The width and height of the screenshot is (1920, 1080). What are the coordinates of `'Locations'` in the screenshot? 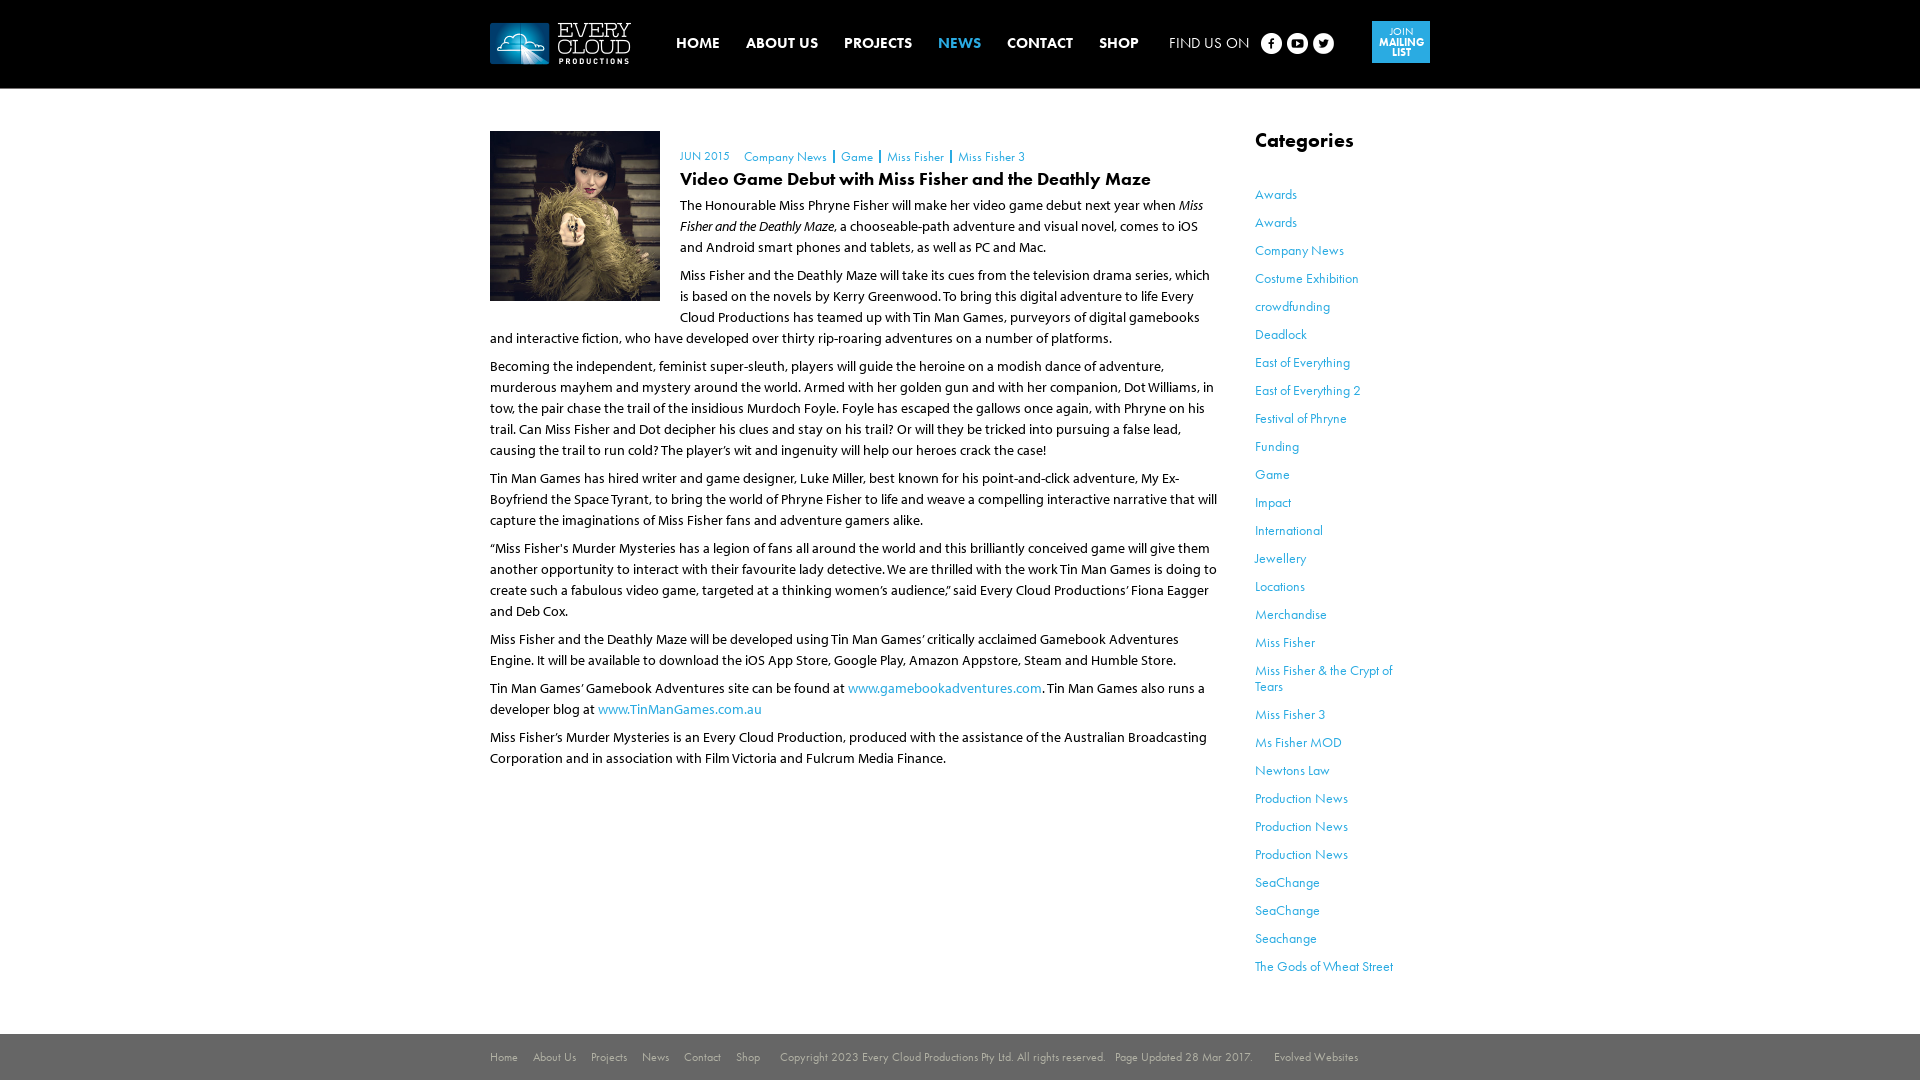 It's located at (1280, 585).